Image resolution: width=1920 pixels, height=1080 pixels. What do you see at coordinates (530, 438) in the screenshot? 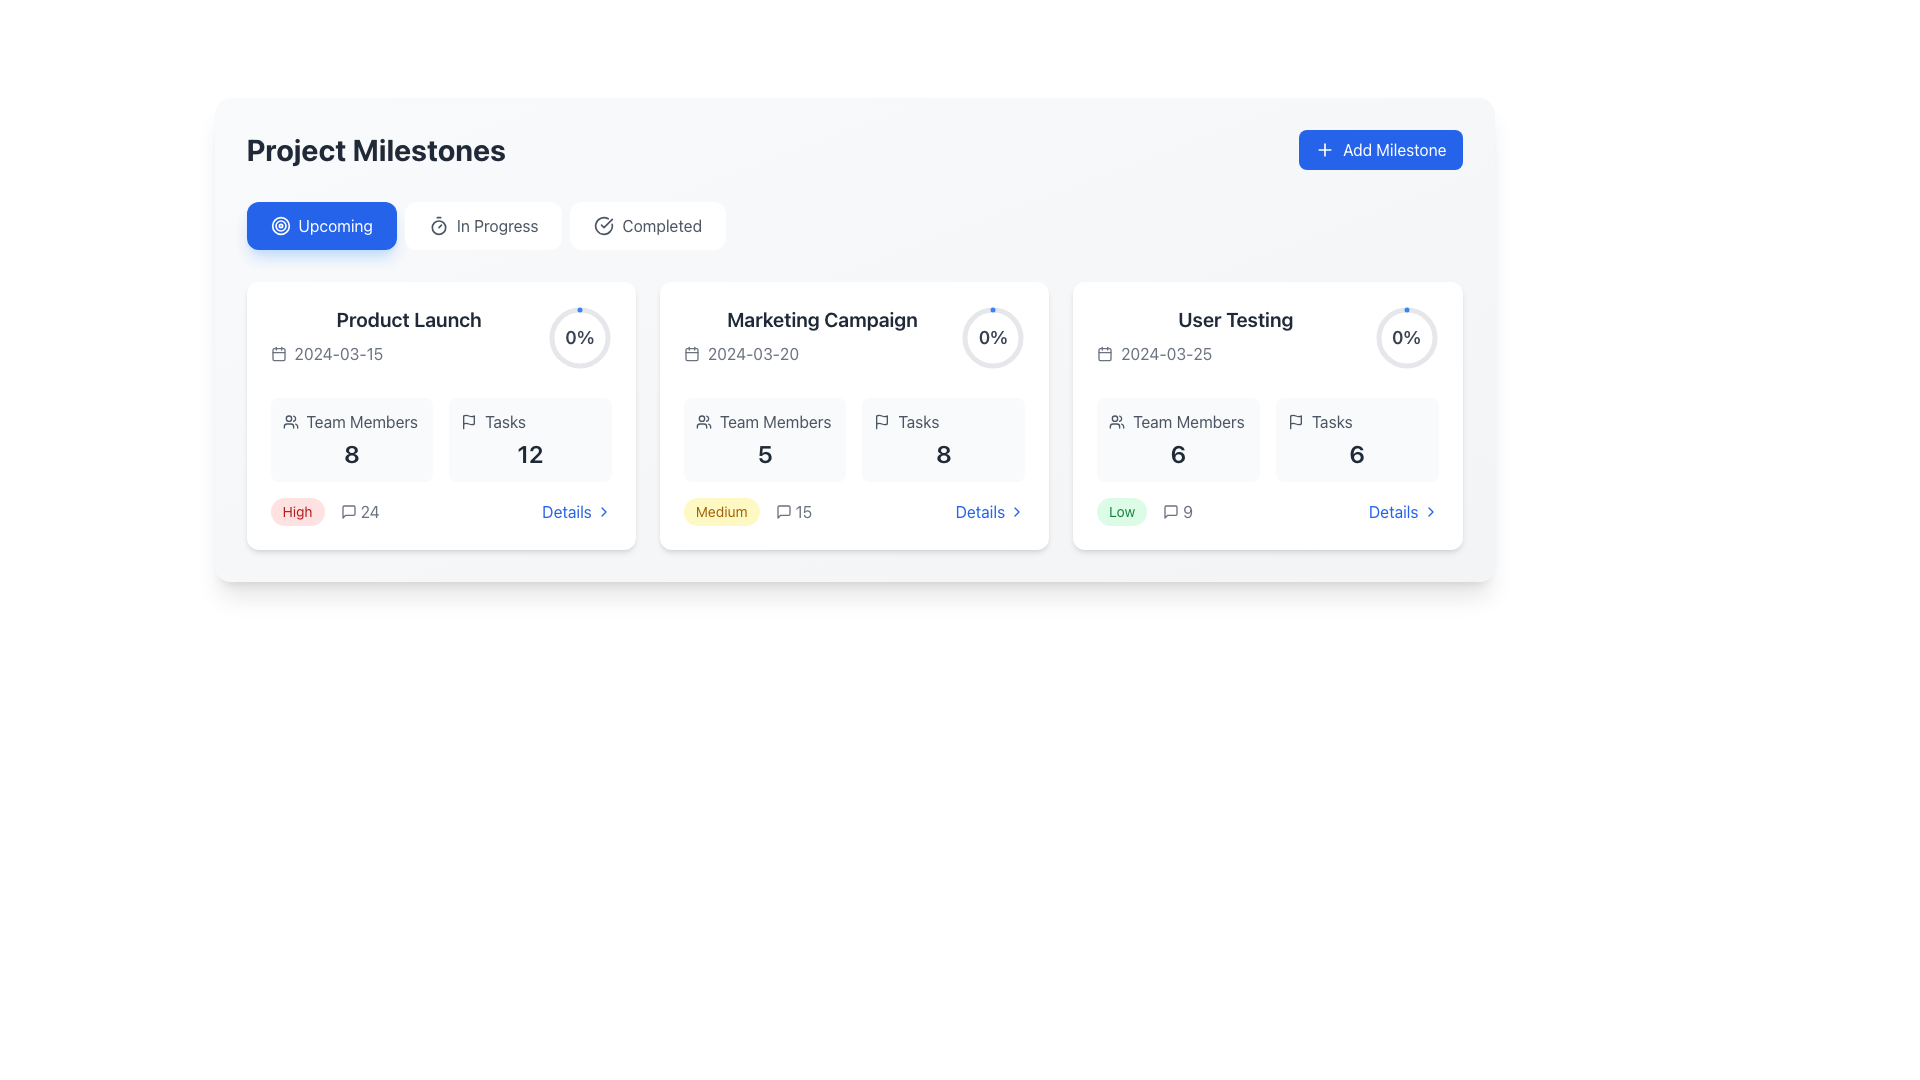
I see `the informational display panel indicating the total number of tasks associated with the 'Project Launch' milestone, positioned in the right grid cell of the 'Project Launch' section` at bounding box center [530, 438].